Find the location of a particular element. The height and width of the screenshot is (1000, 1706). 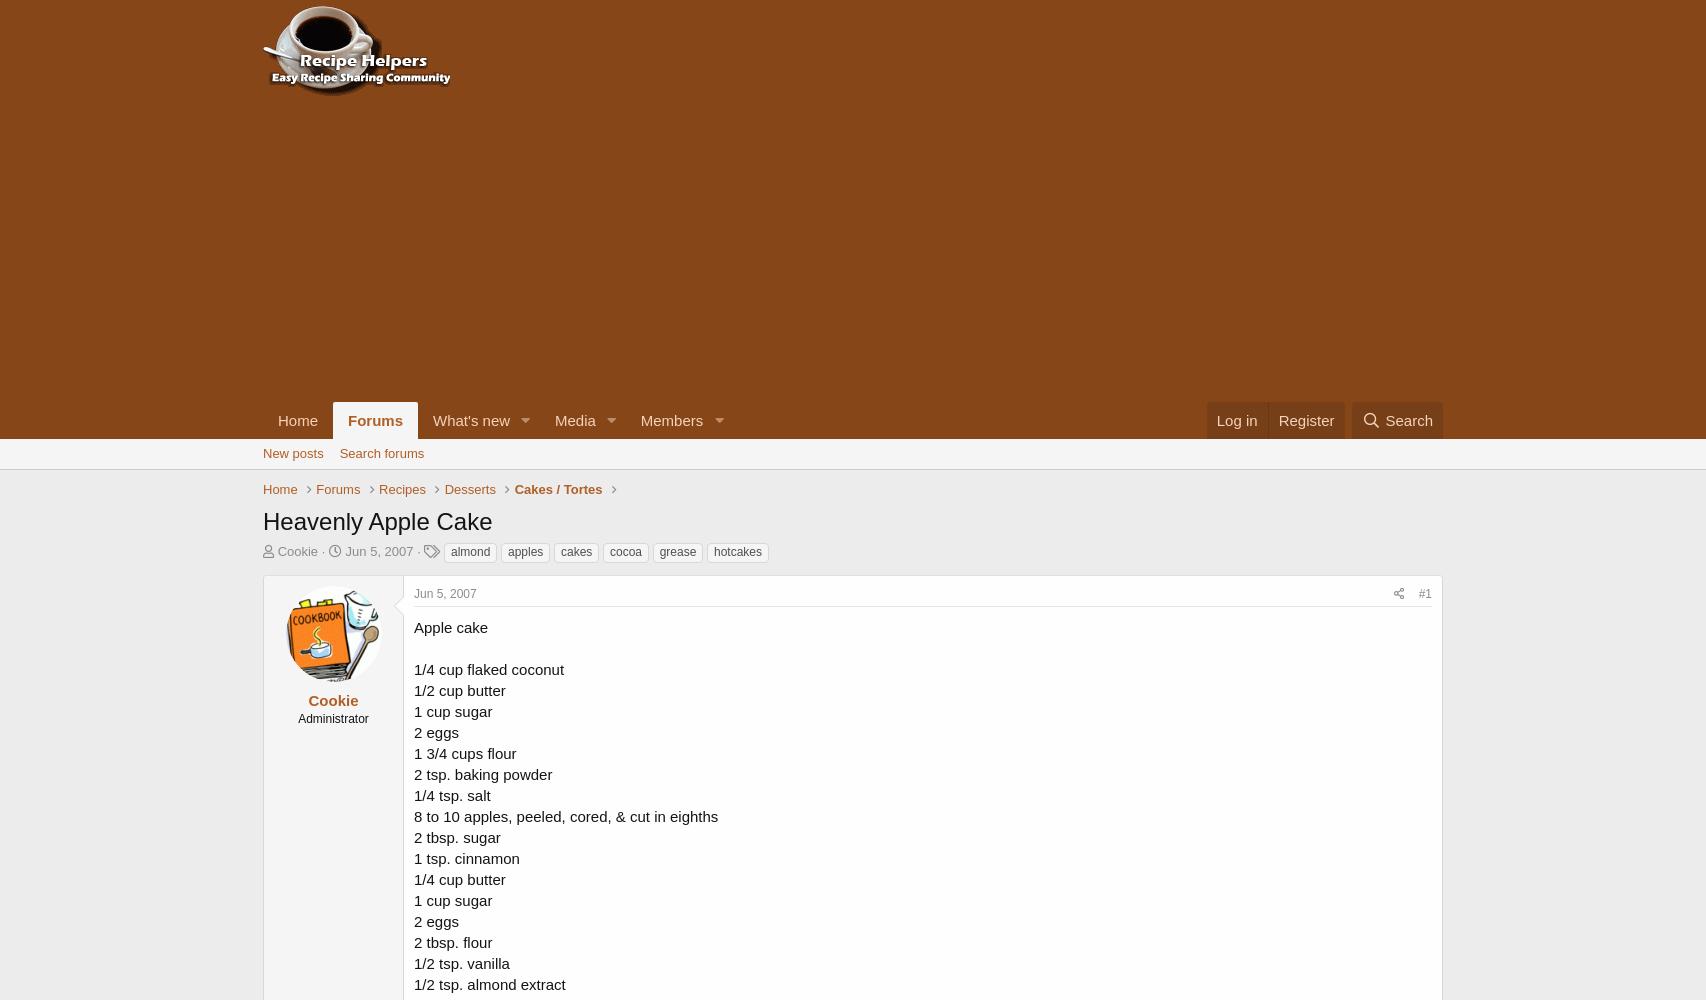

'2 tsp. baking powder' is located at coordinates (481, 773).